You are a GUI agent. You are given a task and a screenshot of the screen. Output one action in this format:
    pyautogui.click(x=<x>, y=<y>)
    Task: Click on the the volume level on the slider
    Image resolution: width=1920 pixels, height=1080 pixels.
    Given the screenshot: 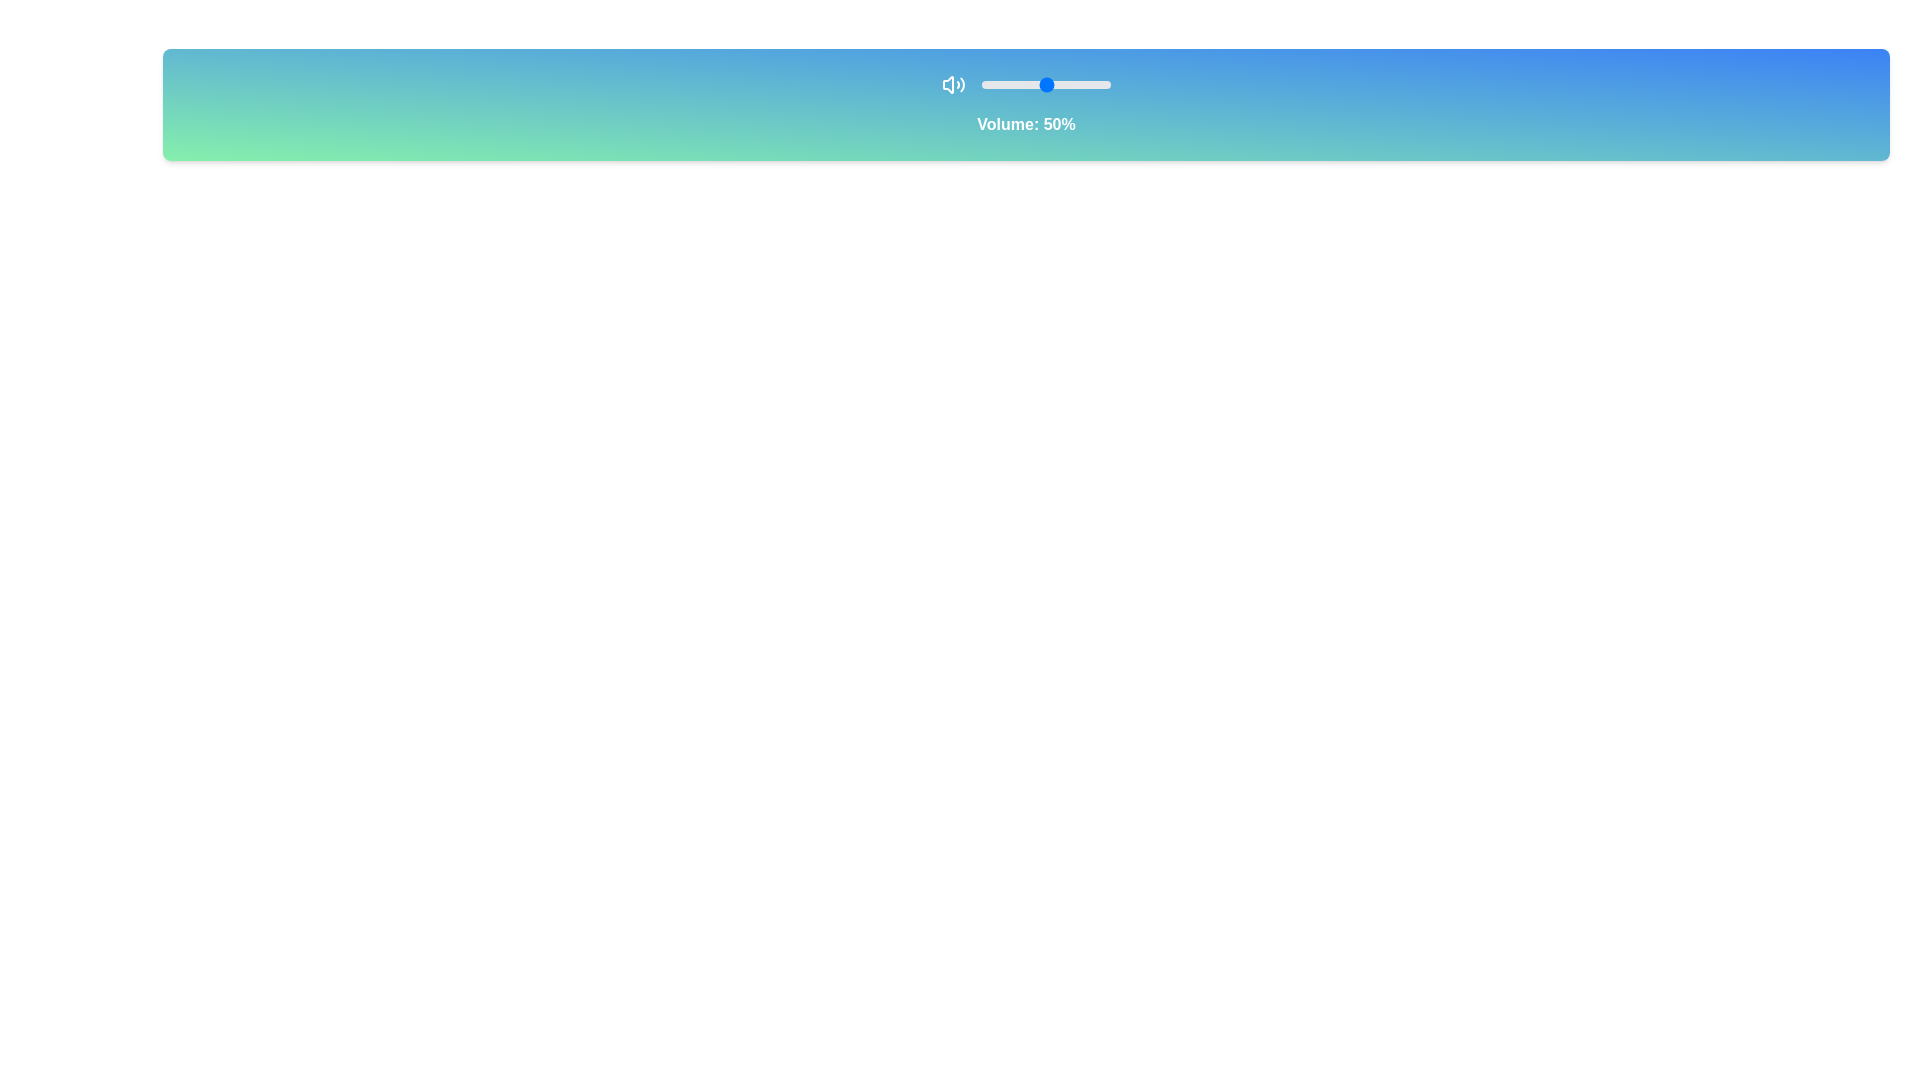 What is the action you would take?
    pyautogui.click(x=1059, y=83)
    